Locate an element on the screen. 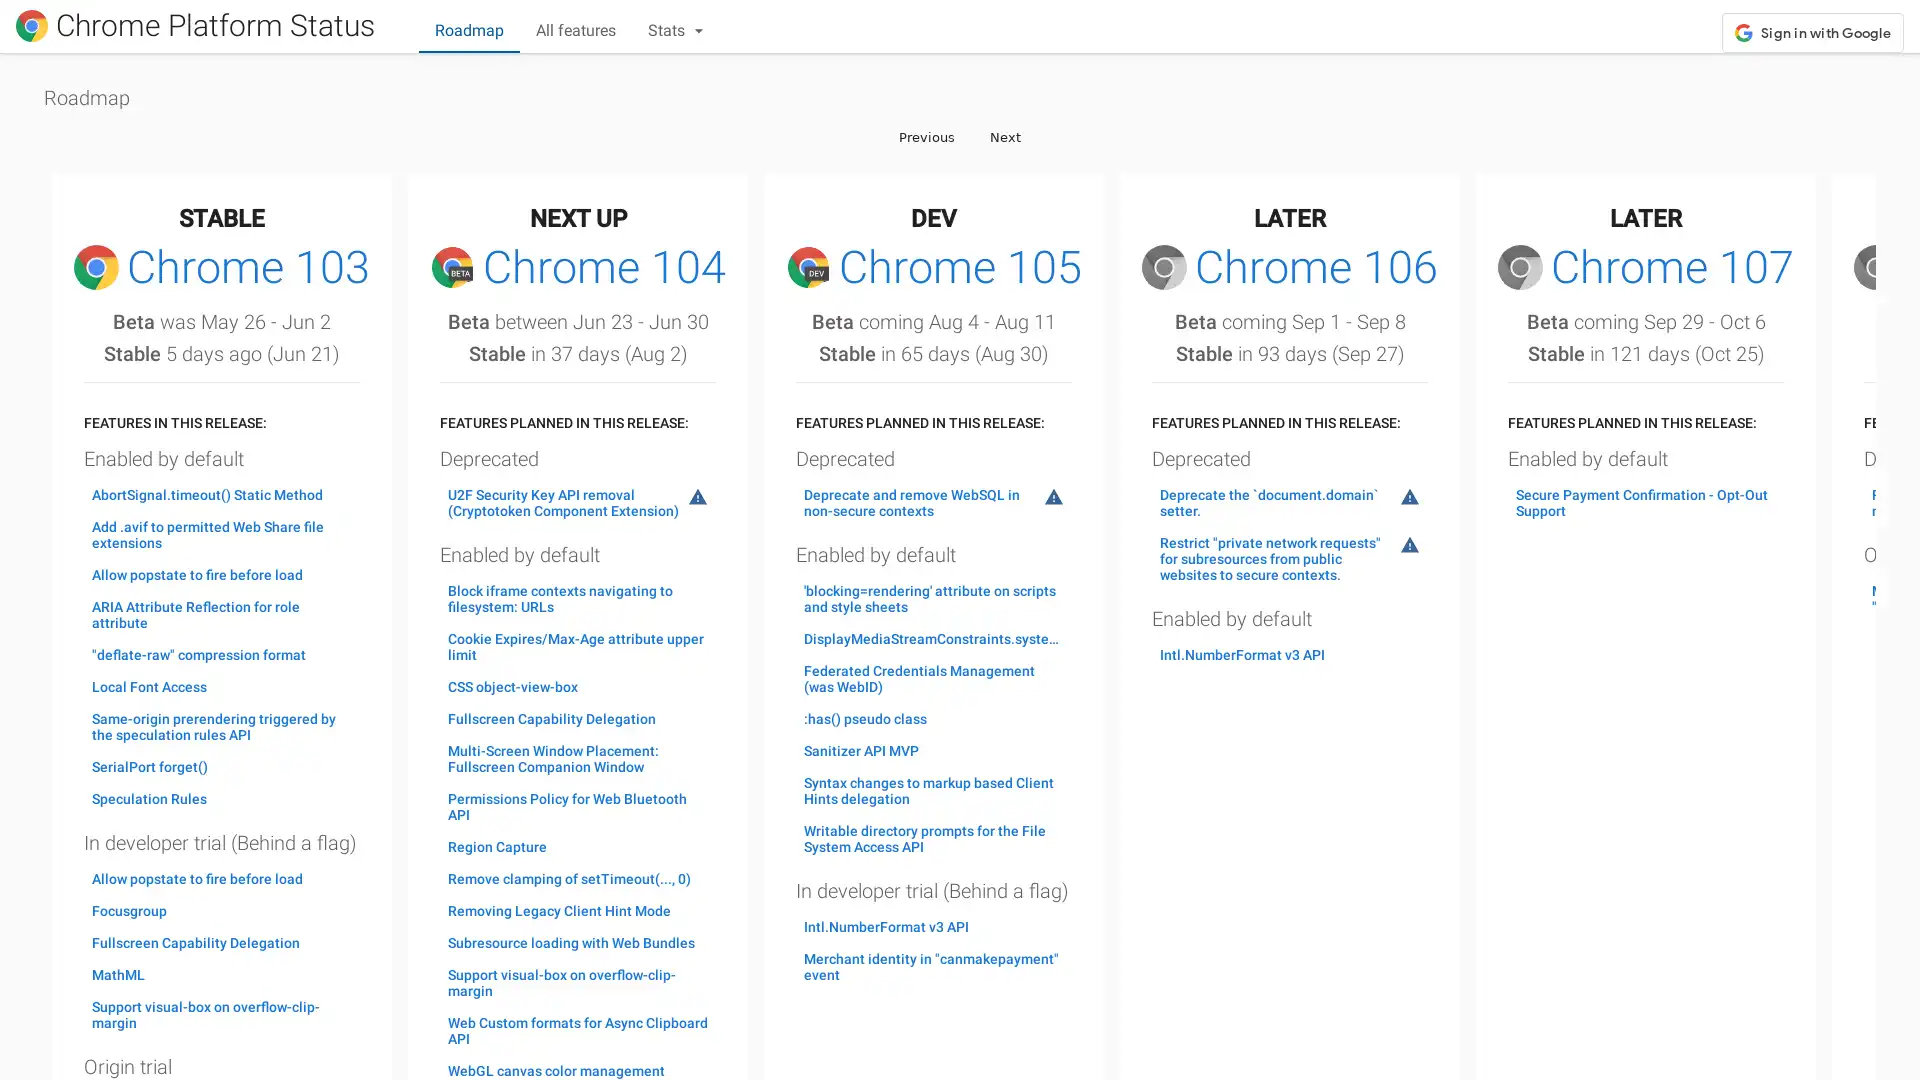 The width and height of the screenshot is (1920, 1080). Button to move to later release is located at coordinates (1005, 135).